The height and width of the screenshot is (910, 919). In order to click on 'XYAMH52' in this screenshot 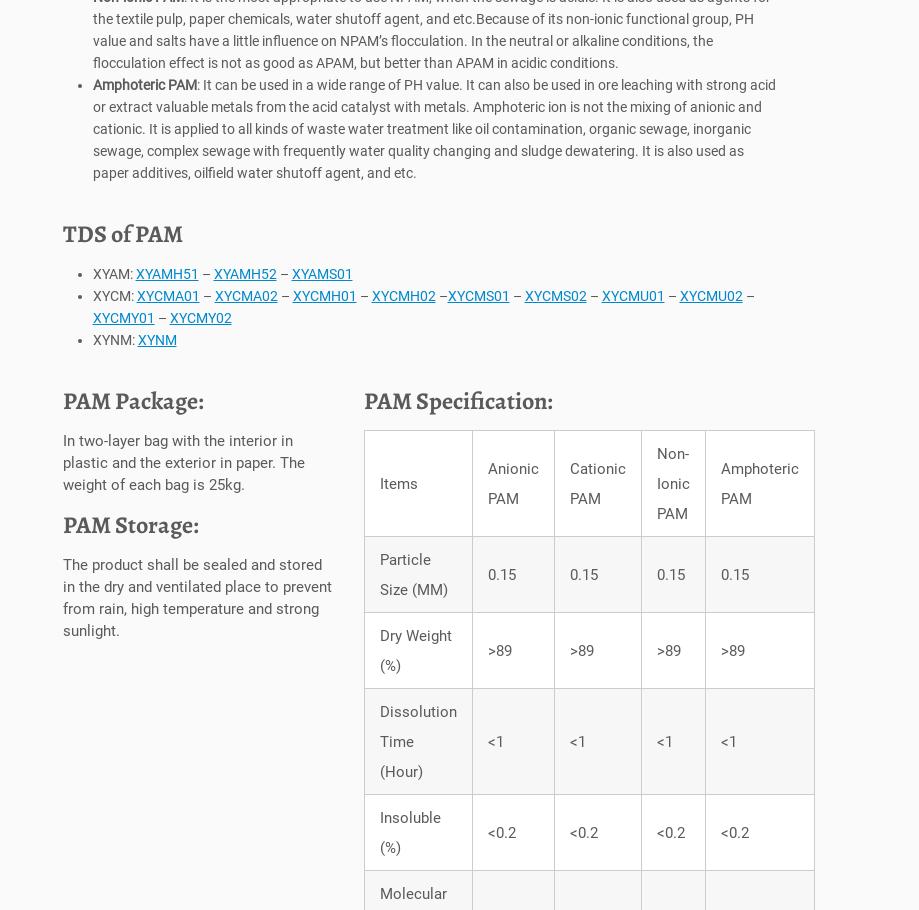, I will do `click(244, 278)`.